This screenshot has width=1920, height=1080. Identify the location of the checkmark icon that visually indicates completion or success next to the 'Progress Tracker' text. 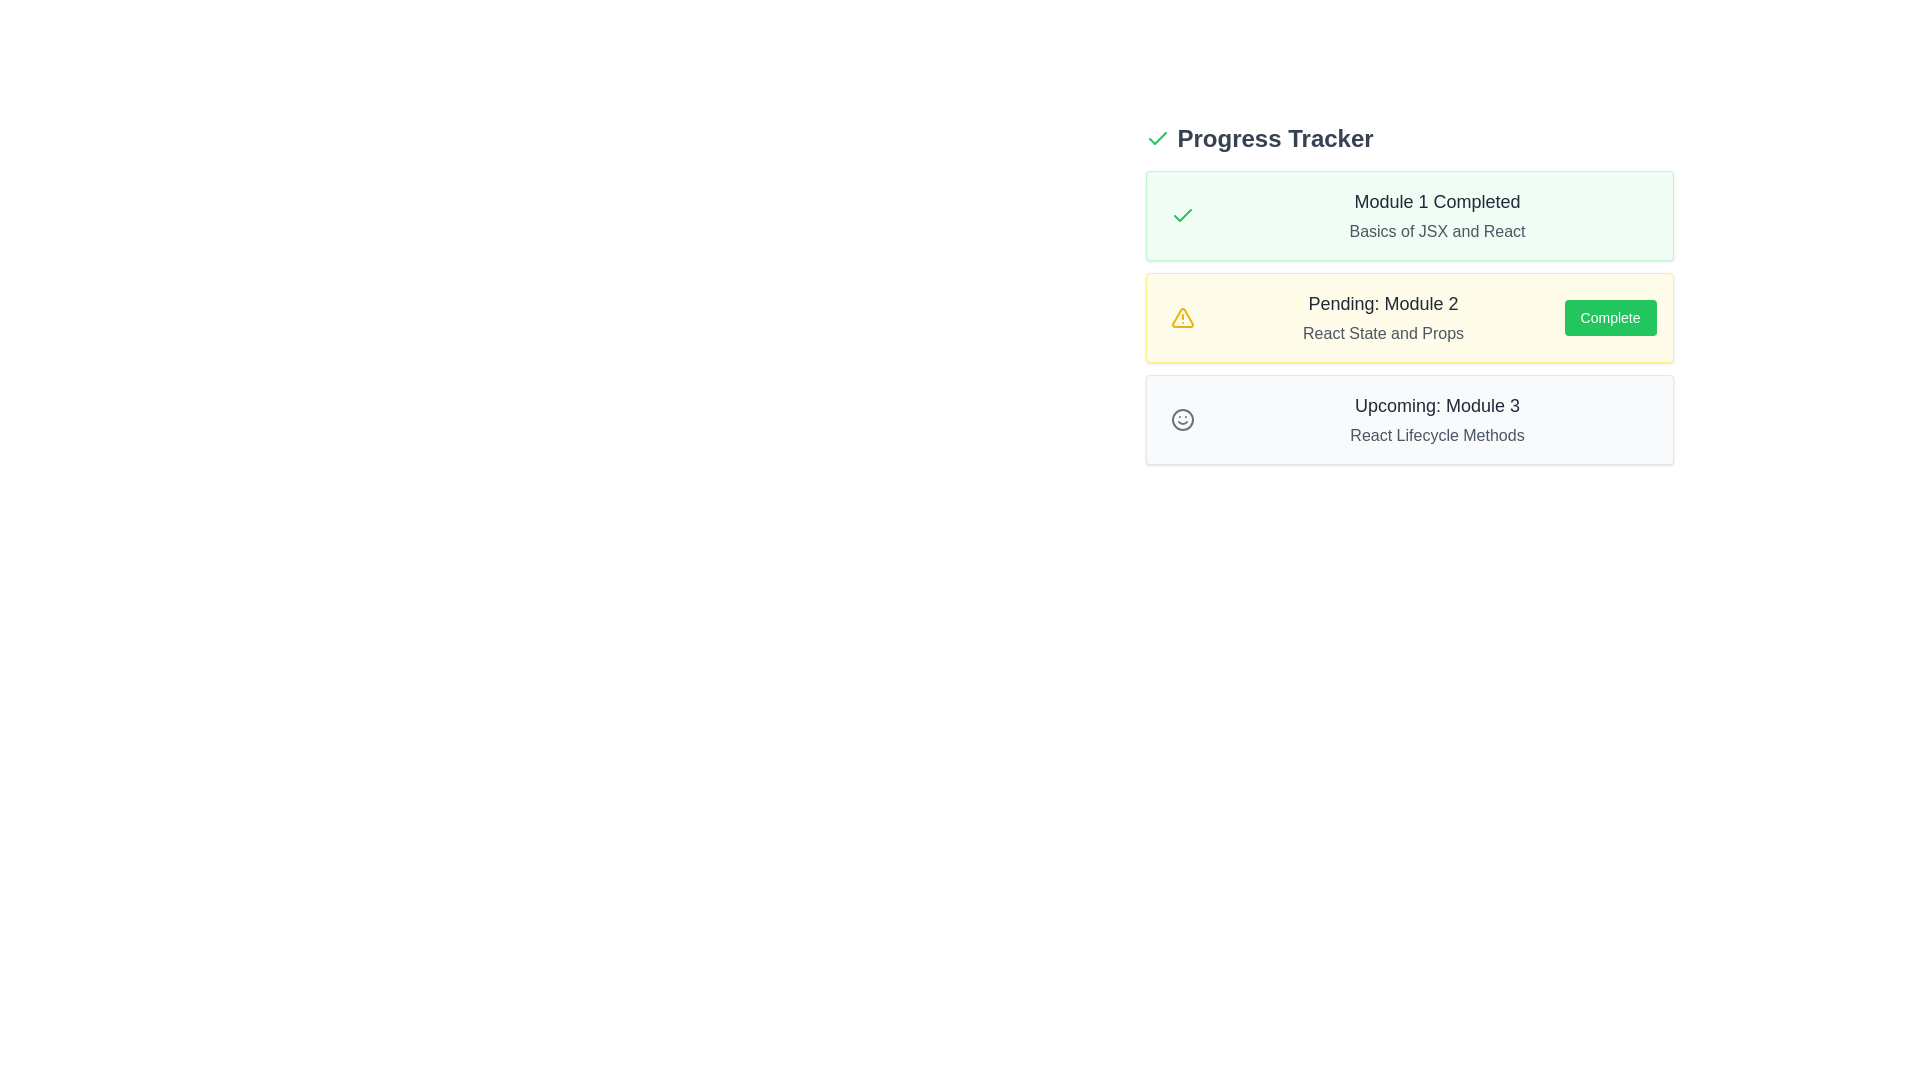
(1157, 137).